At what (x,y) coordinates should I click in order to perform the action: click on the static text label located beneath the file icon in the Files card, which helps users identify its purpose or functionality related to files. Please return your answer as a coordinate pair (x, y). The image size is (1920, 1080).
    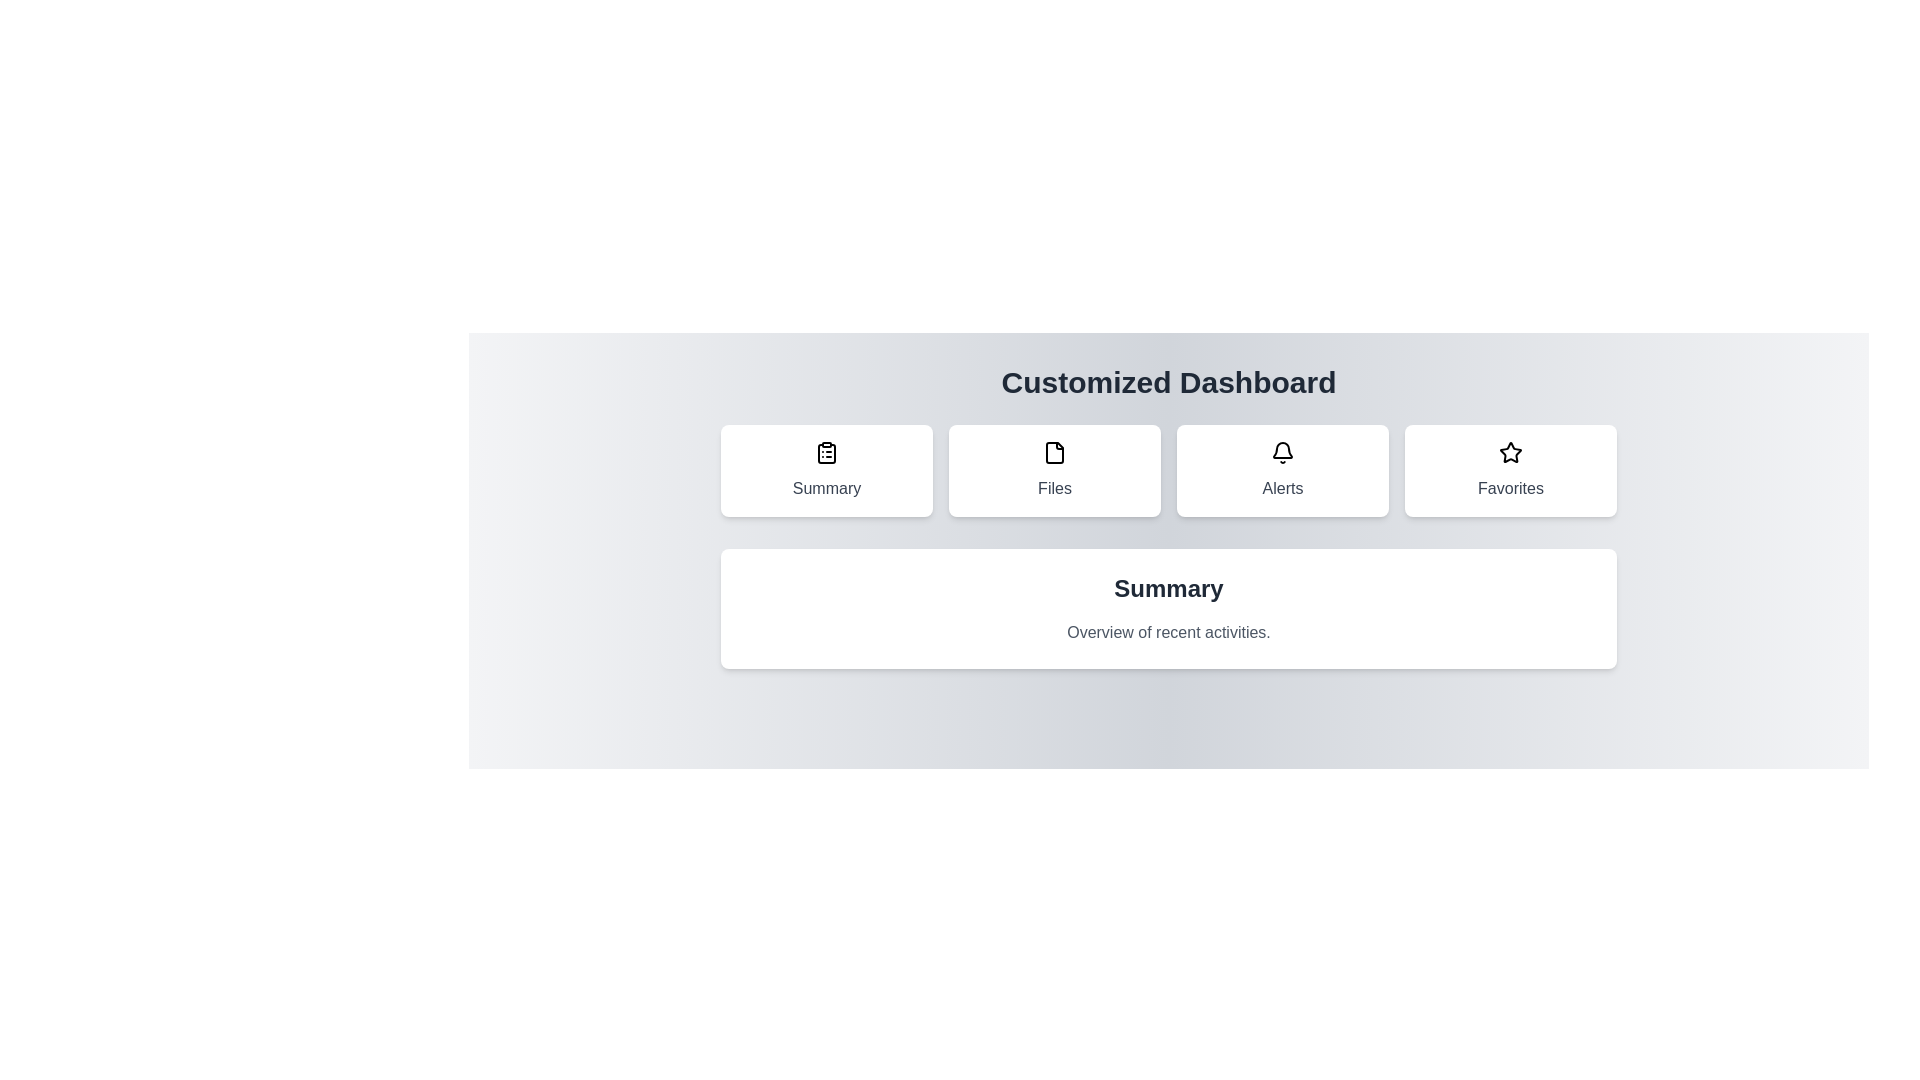
    Looking at the image, I should click on (1054, 489).